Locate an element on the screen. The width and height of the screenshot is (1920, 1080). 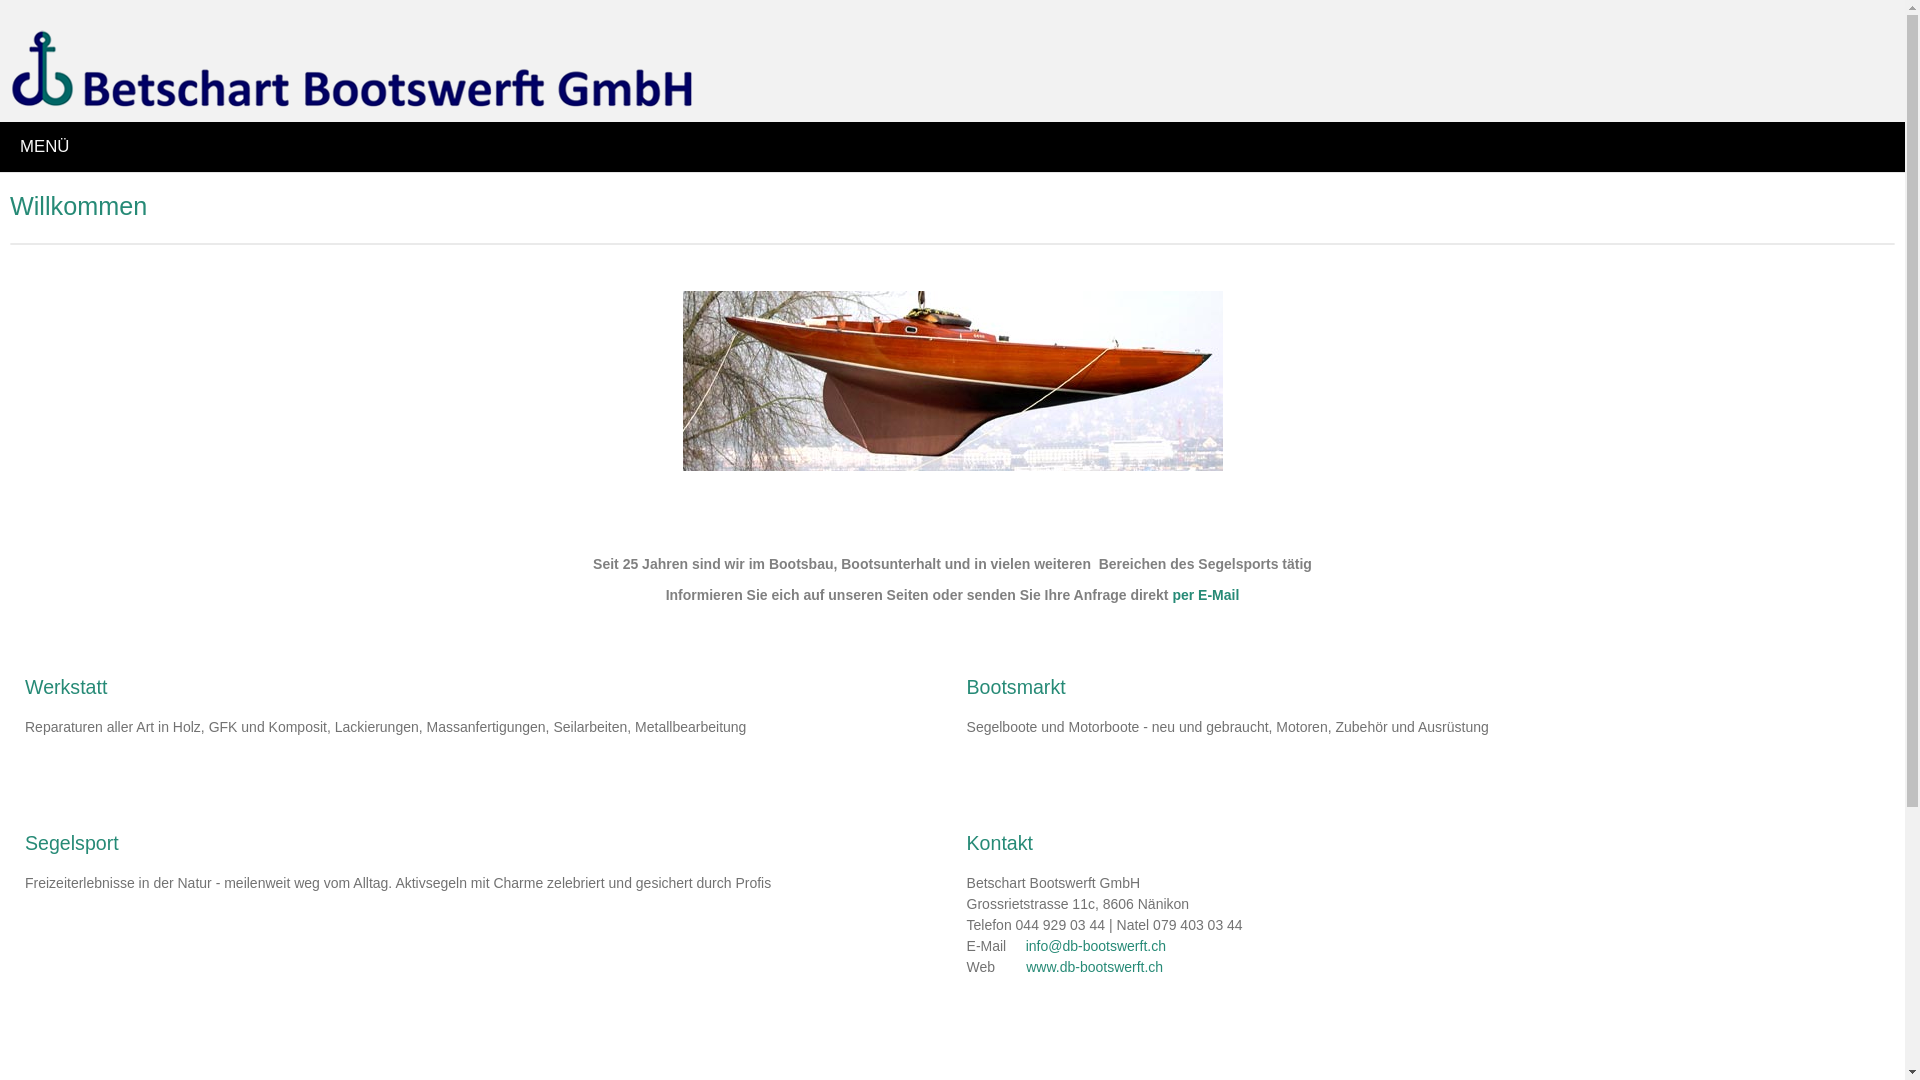
'per E-Mail' is located at coordinates (1204, 593).